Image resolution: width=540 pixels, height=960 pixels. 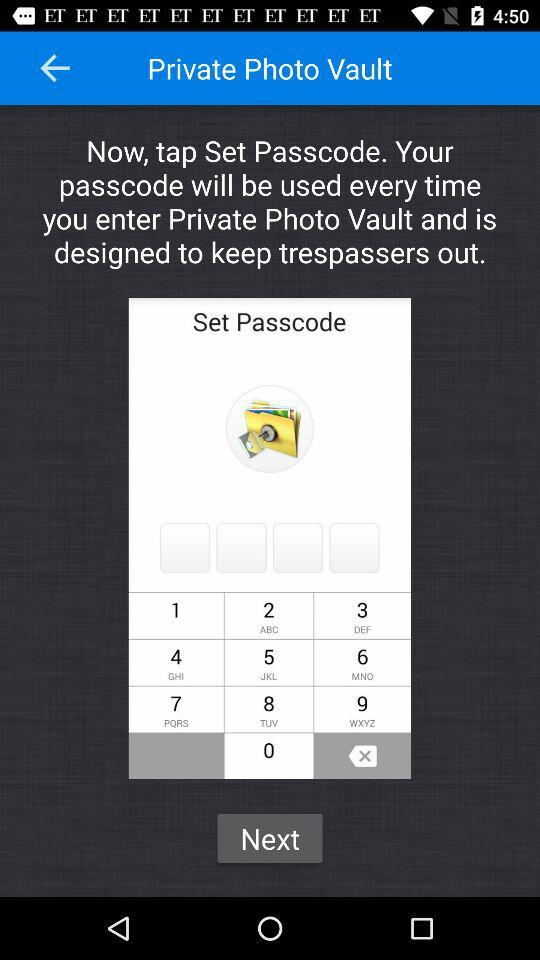 What do you see at coordinates (55, 68) in the screenshot?
I see `icon above the now tap set icon` at bounding box center [55, 68].